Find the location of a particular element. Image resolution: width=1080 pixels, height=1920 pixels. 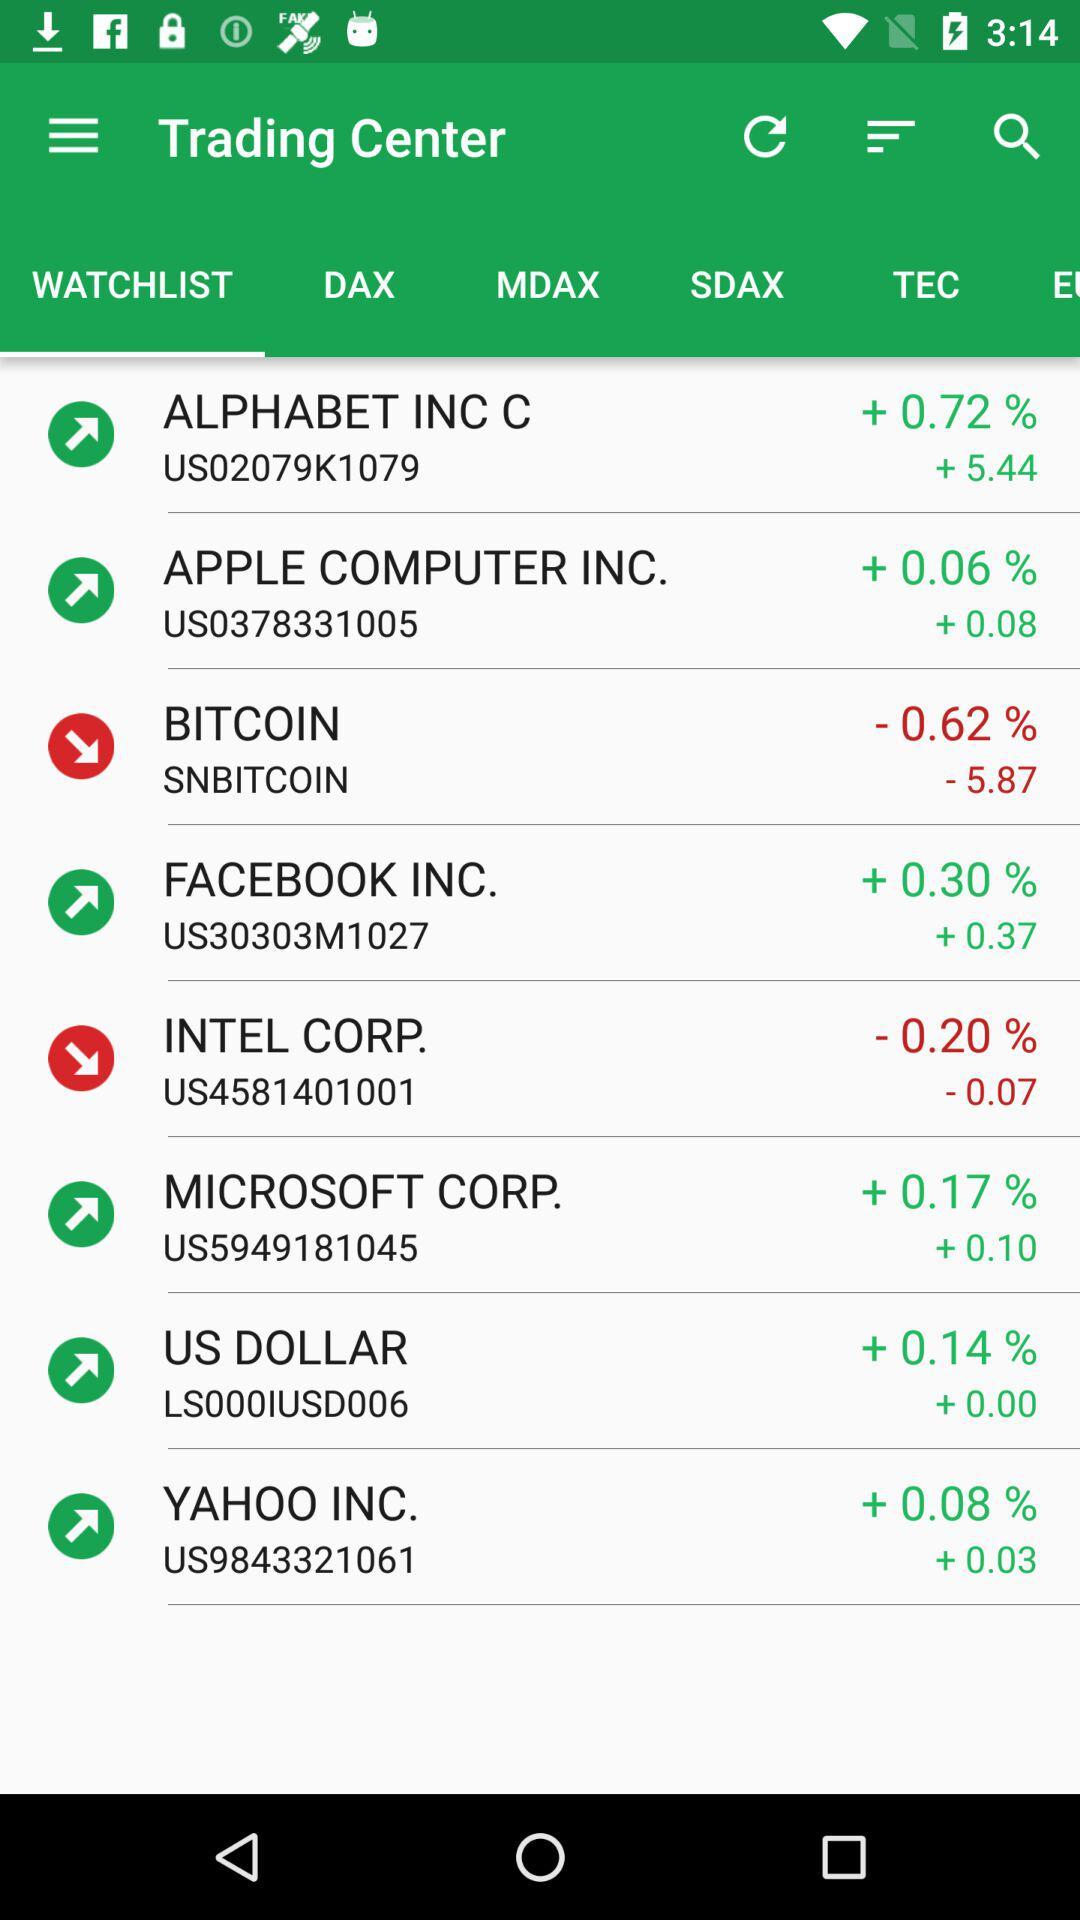

item below us02079k1079 icon is located at coordinates (490, 564).